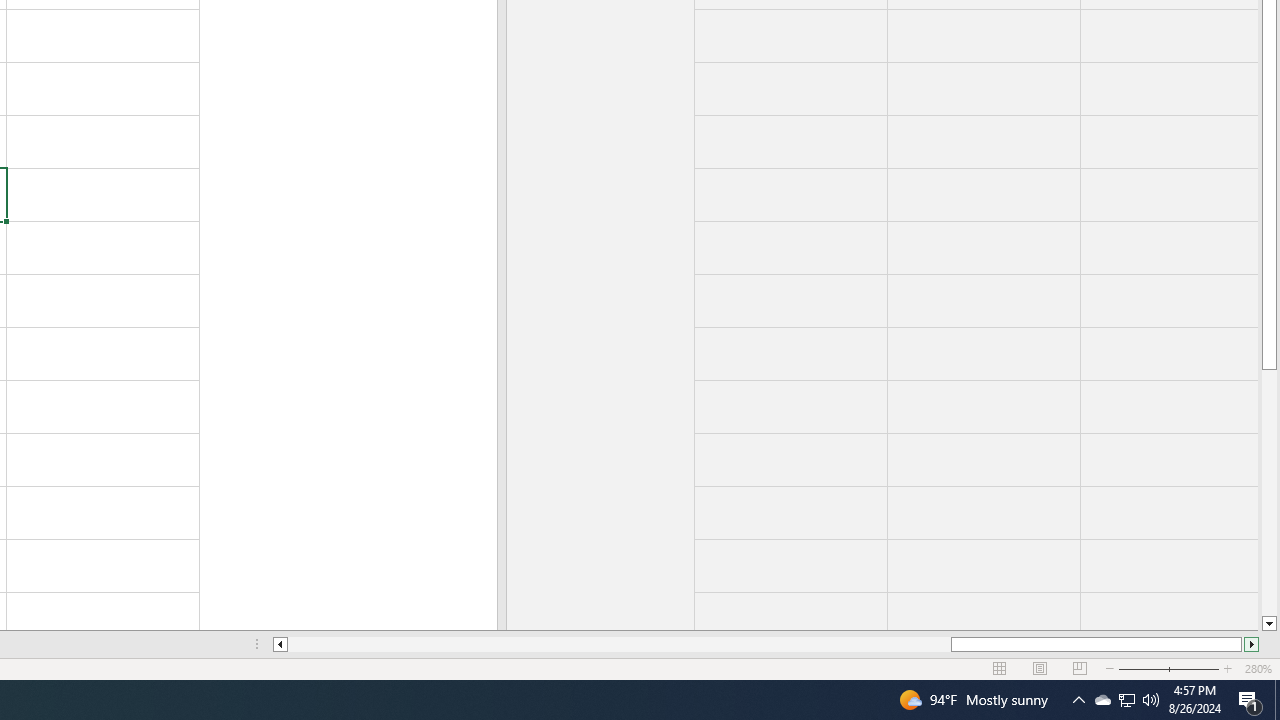  Describe the element at coordinates (1078, 669) in the screenshot. I see `'Page Break Preview'` at that location.